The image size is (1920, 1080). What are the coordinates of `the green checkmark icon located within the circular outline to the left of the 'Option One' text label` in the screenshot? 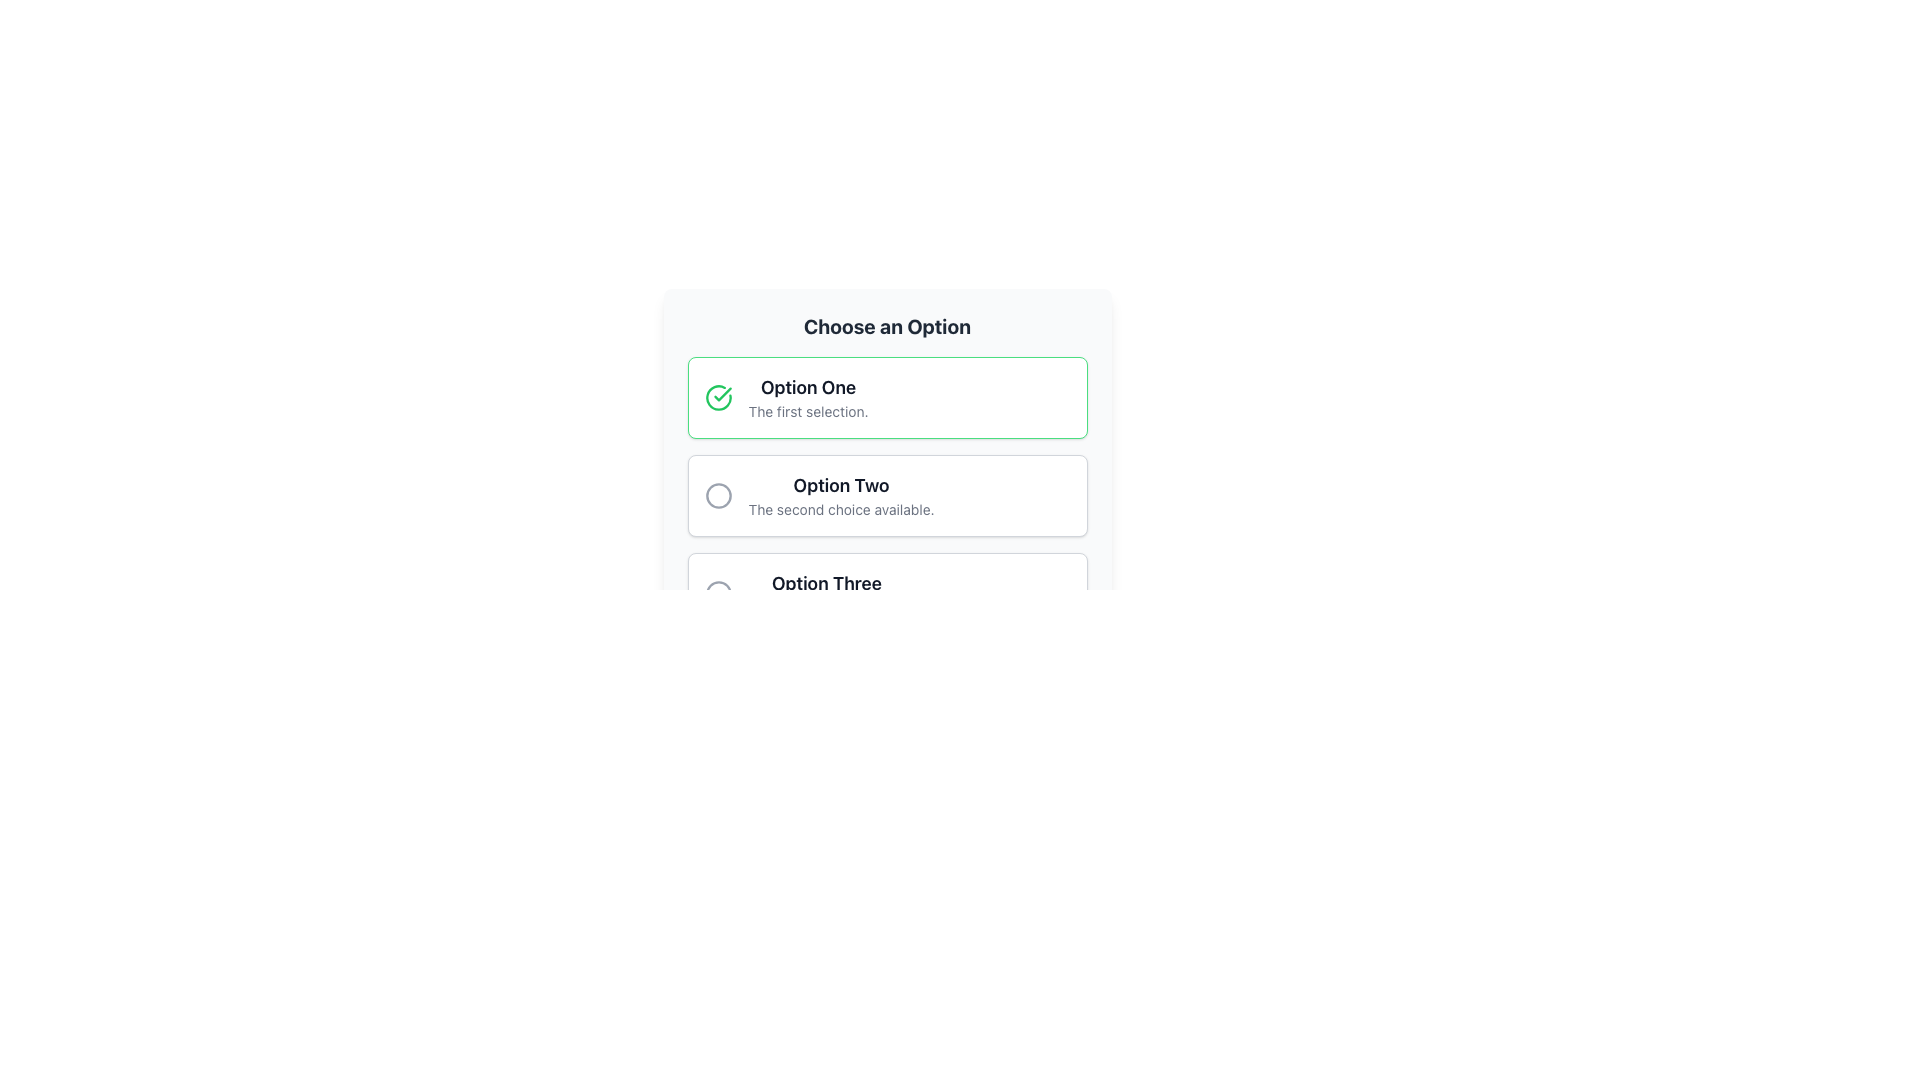 It's located at (721, 394).